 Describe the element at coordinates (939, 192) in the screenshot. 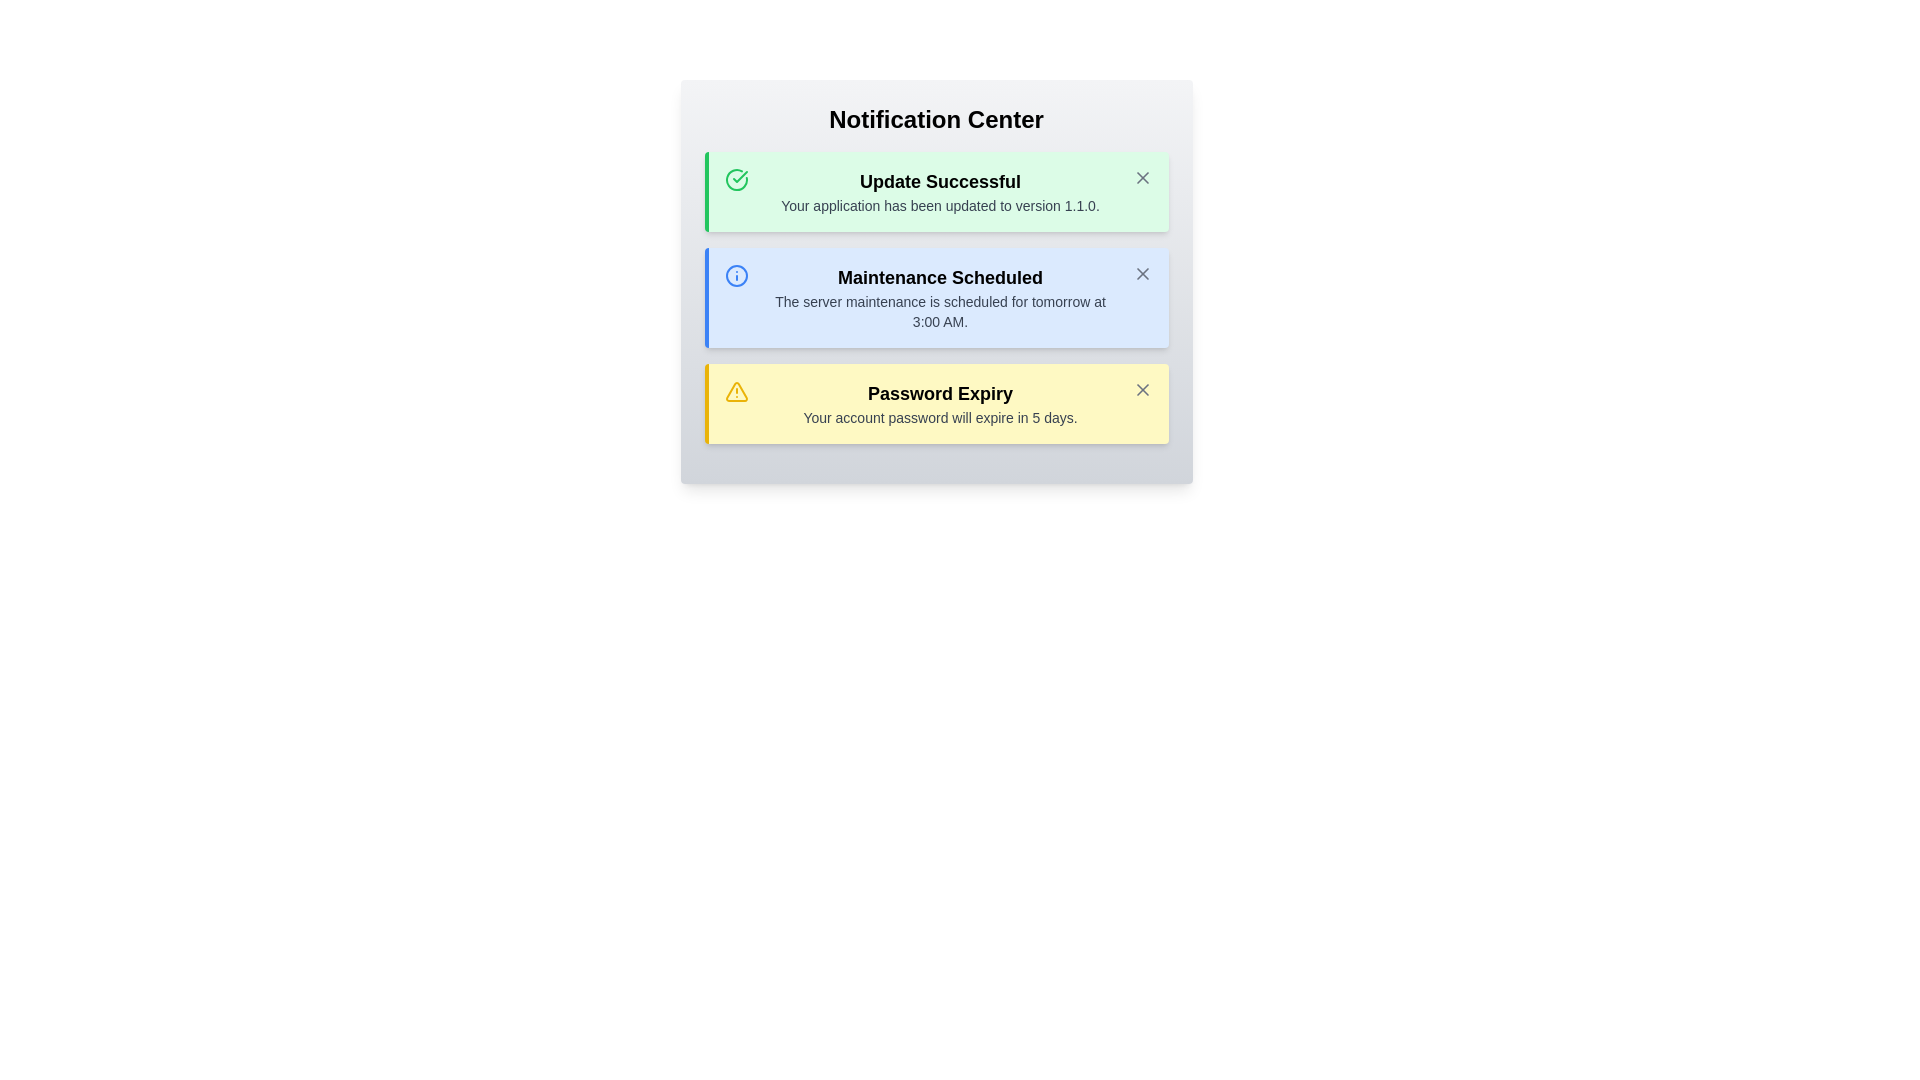

I see `the informational message that states 'Update Successful' with a smaller line 'Your application has been updated to version 1.1.0.' inside the green notification box` at that location.